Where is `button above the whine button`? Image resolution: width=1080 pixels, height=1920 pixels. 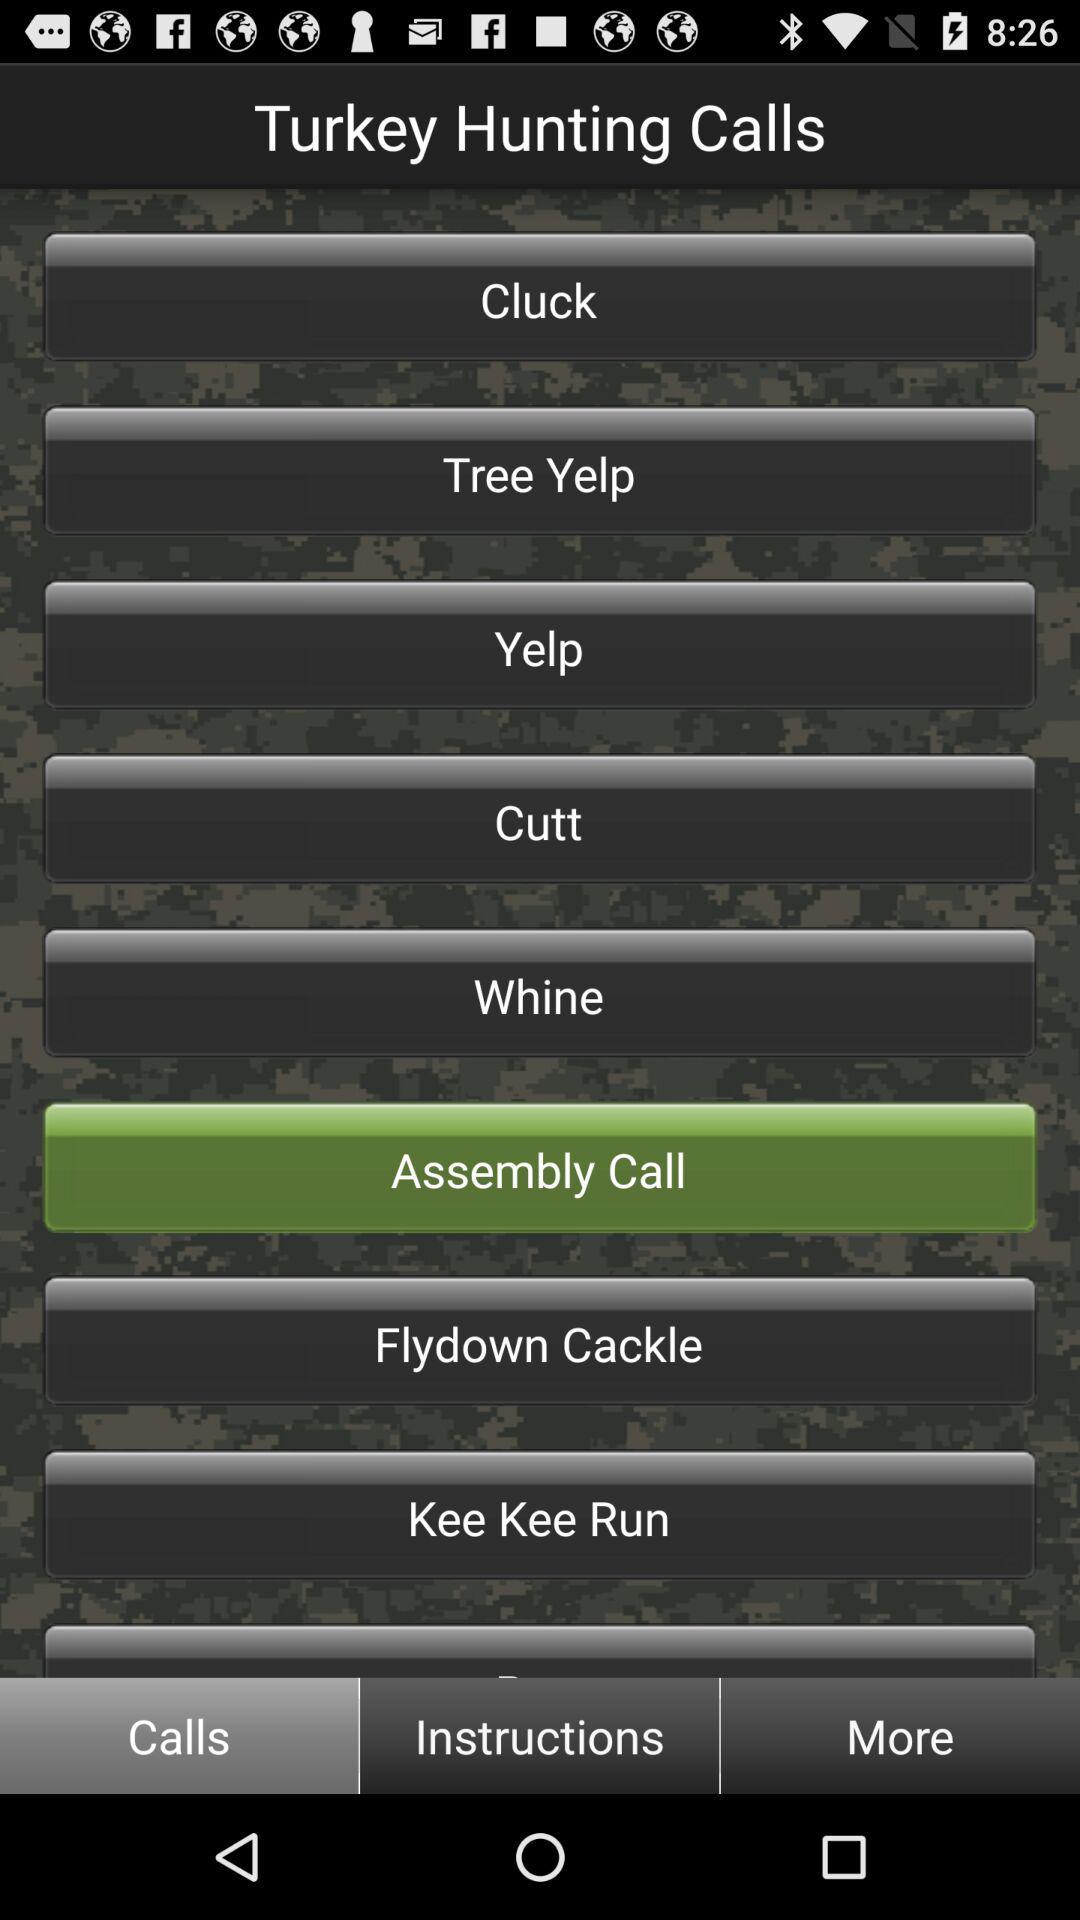 button above the whine button is located at coordinates (540, 819).